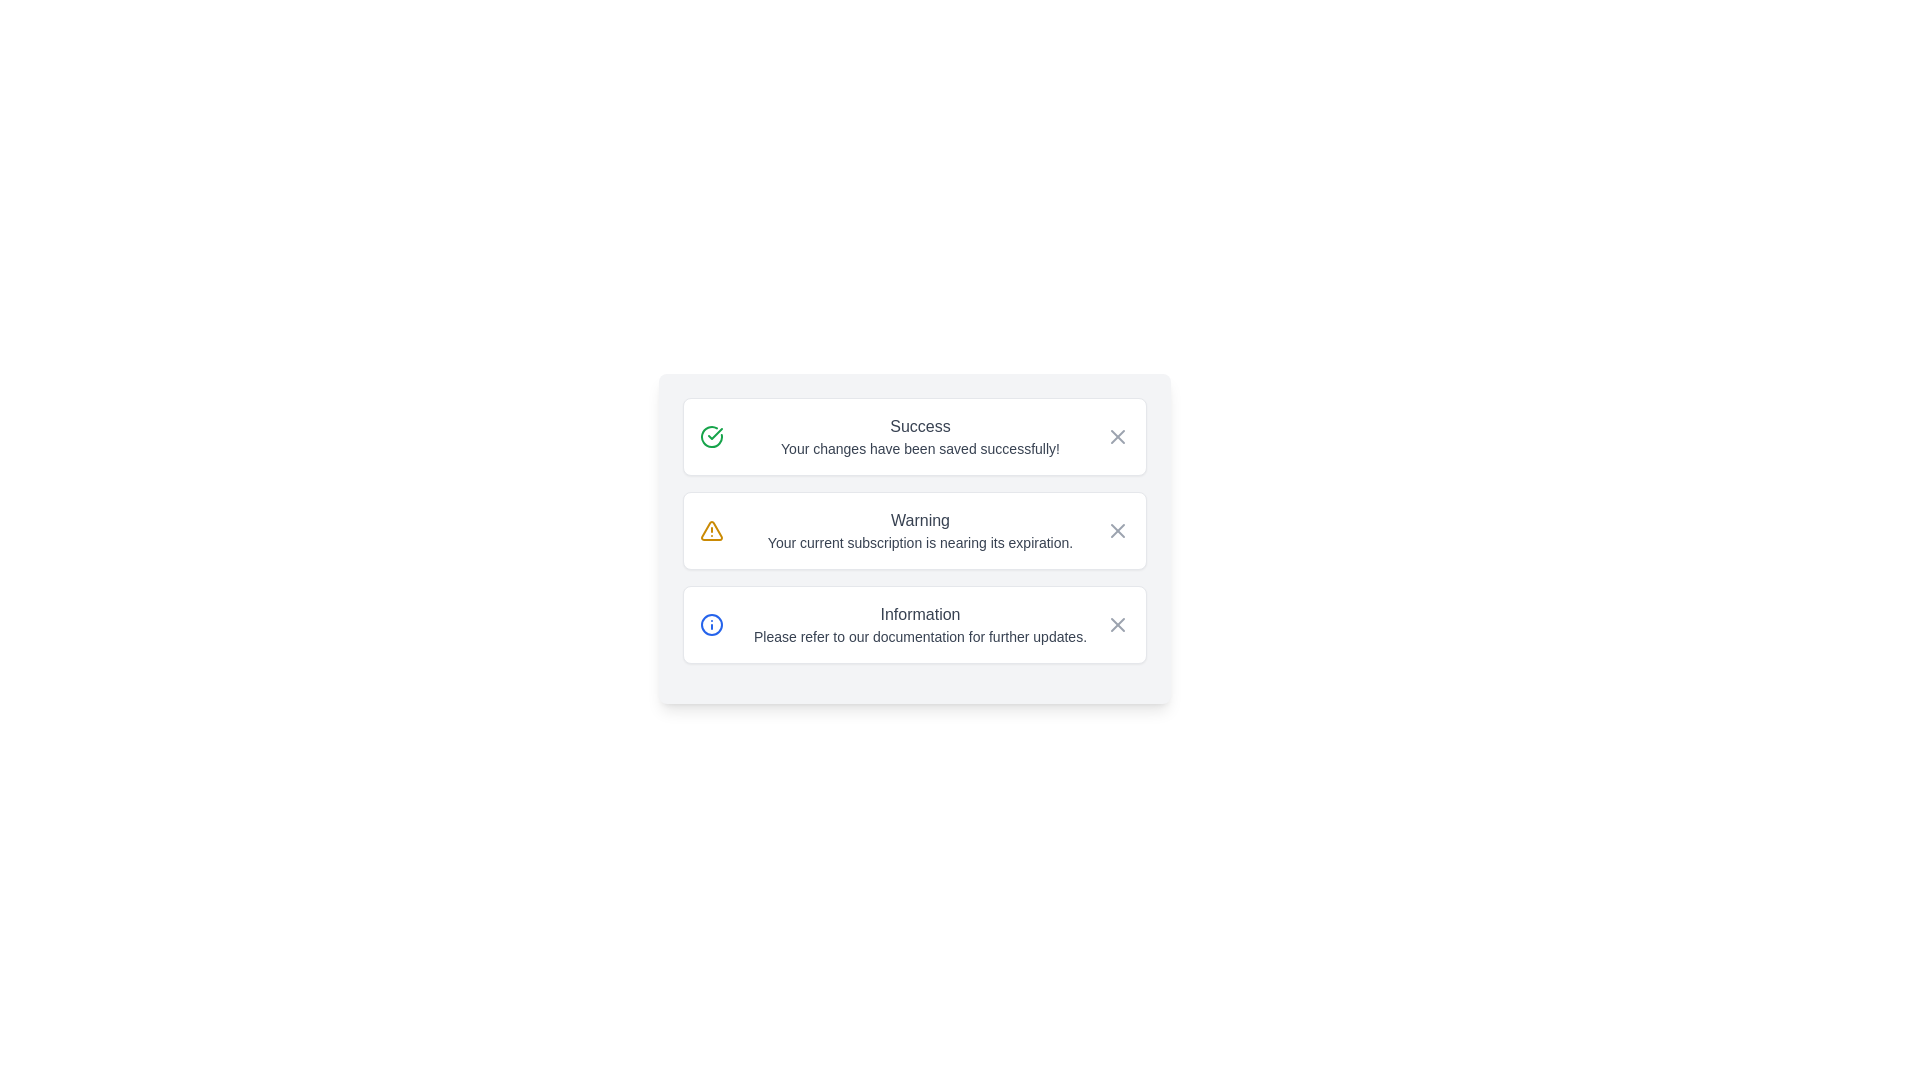 This screenshot has height=1080, width=1920. What do you see at coordinates (1116, 530) in the screenshot?
I see `the close button located in the top-right corner of the notification card` at bounding box center [1116, 530].